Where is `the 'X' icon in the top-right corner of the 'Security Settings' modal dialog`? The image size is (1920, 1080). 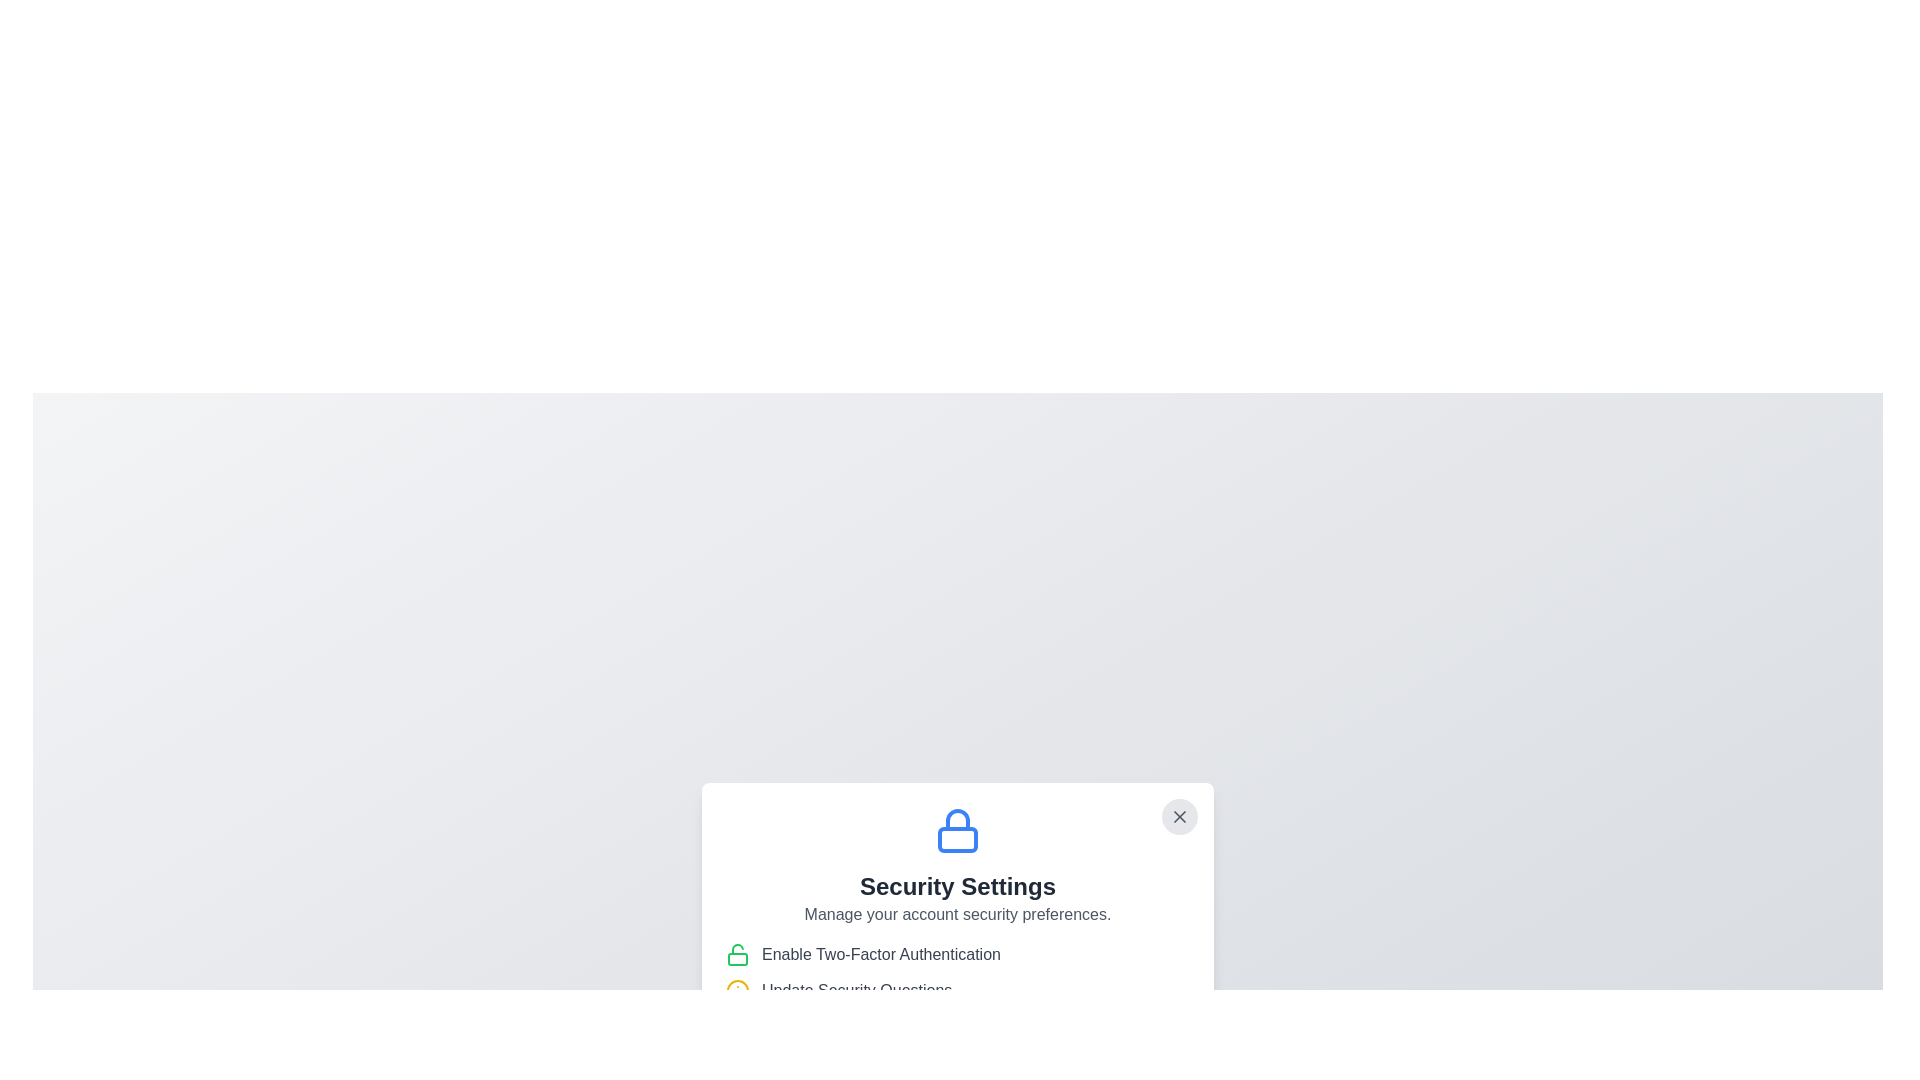 the 'X' icon in the top-right corner of the 'Security Settings' modal dialog is located at coordinates (1180, 817).